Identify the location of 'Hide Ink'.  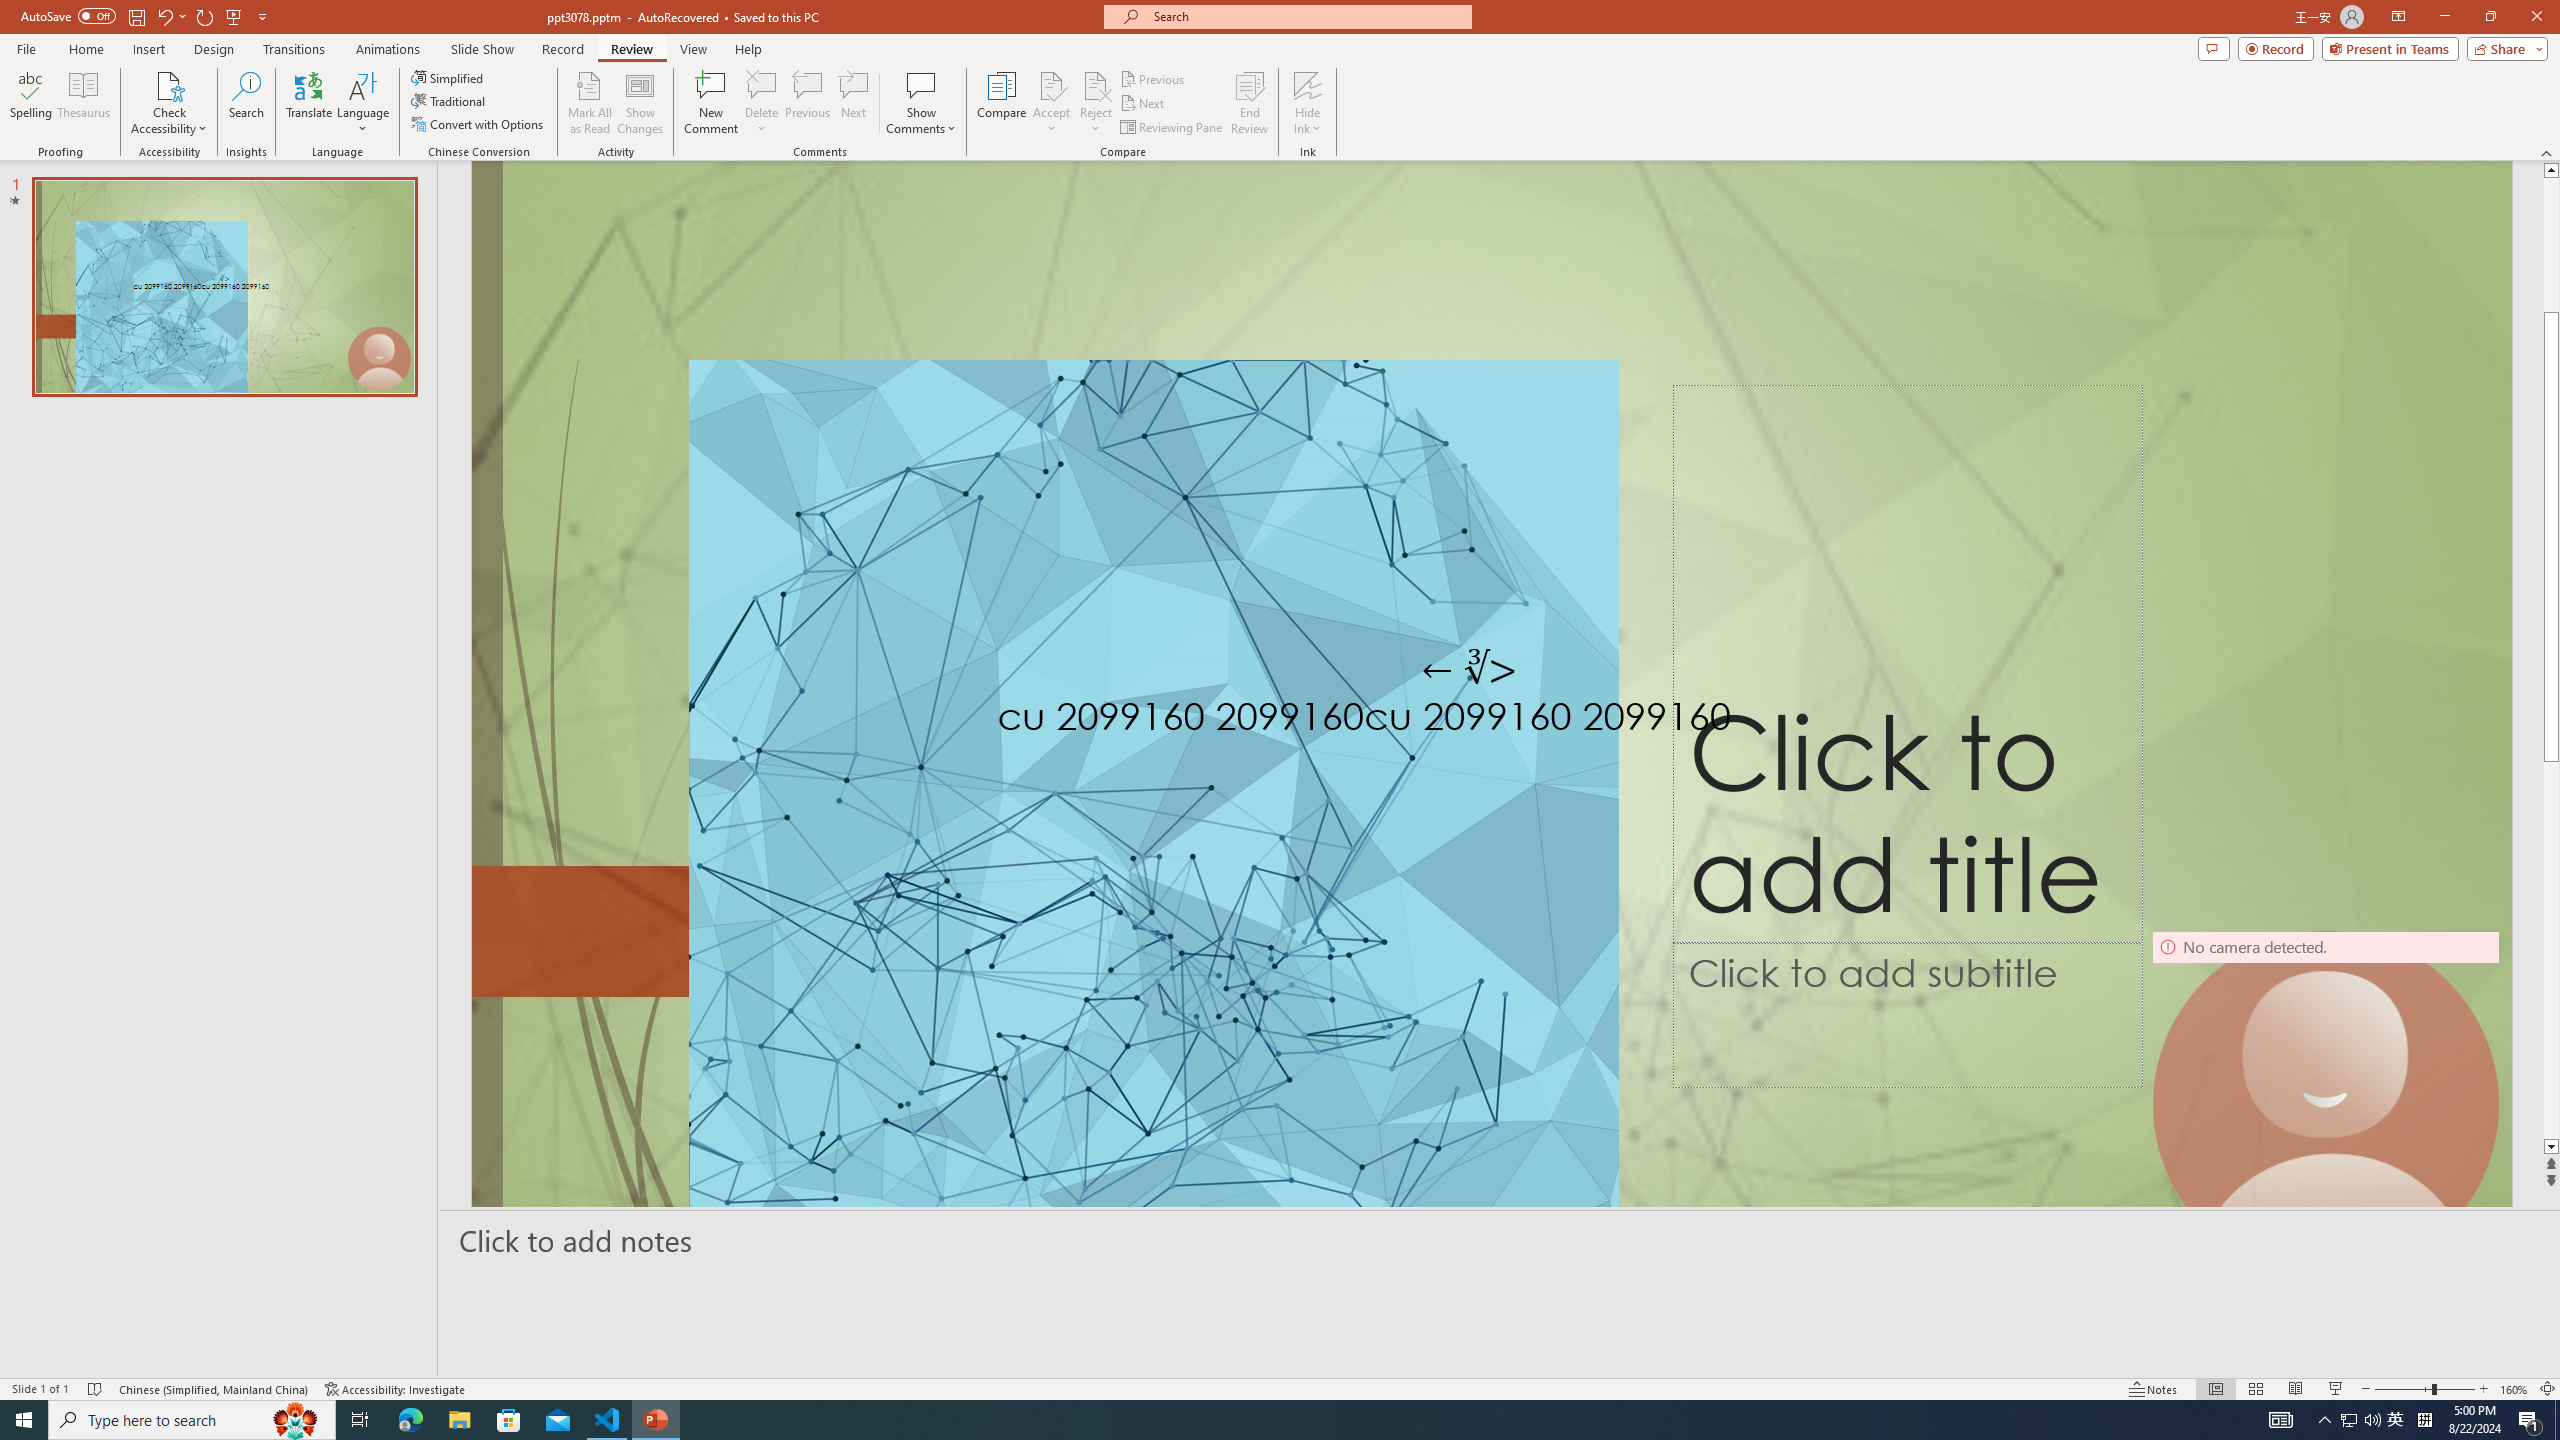
(1308, 103).